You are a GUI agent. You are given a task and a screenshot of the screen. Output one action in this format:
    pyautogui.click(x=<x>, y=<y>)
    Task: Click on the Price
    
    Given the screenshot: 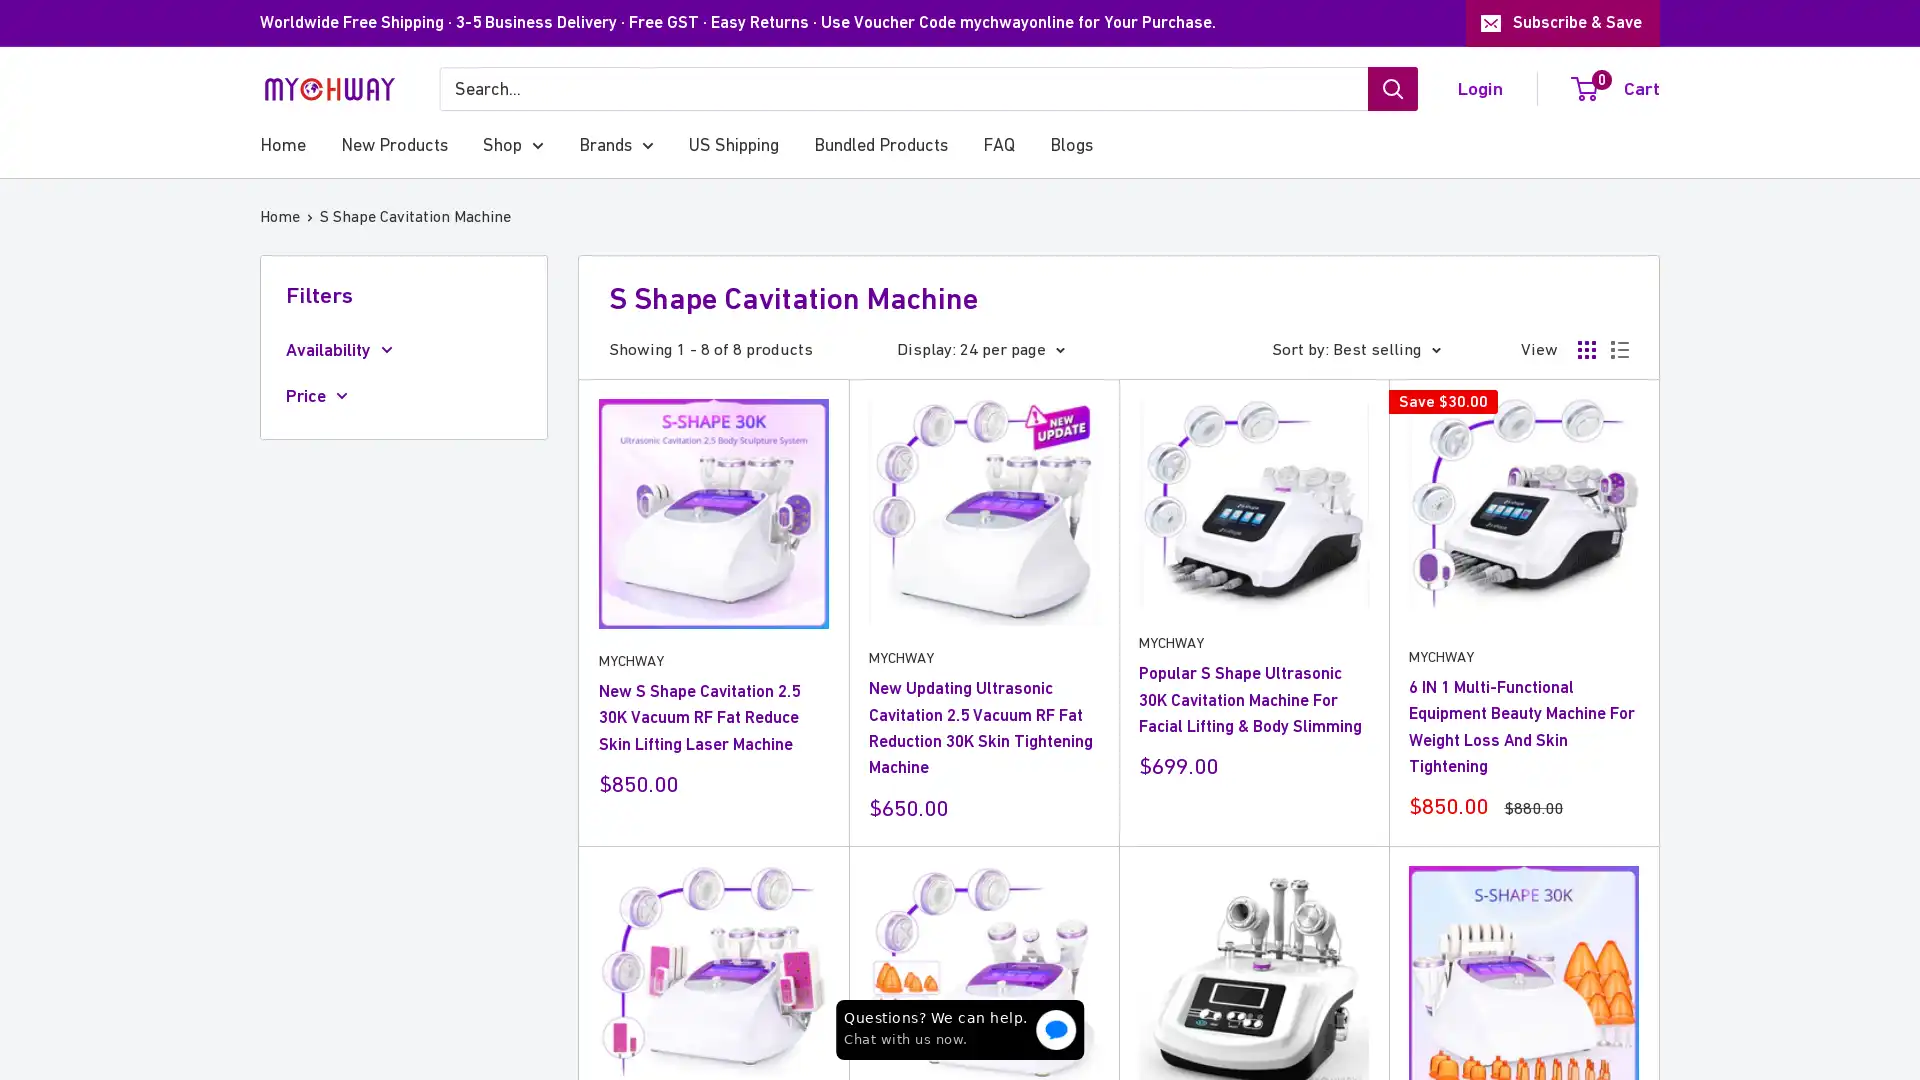 What is the action you would take?
    pyautogui.click(x=402, y=395)
    